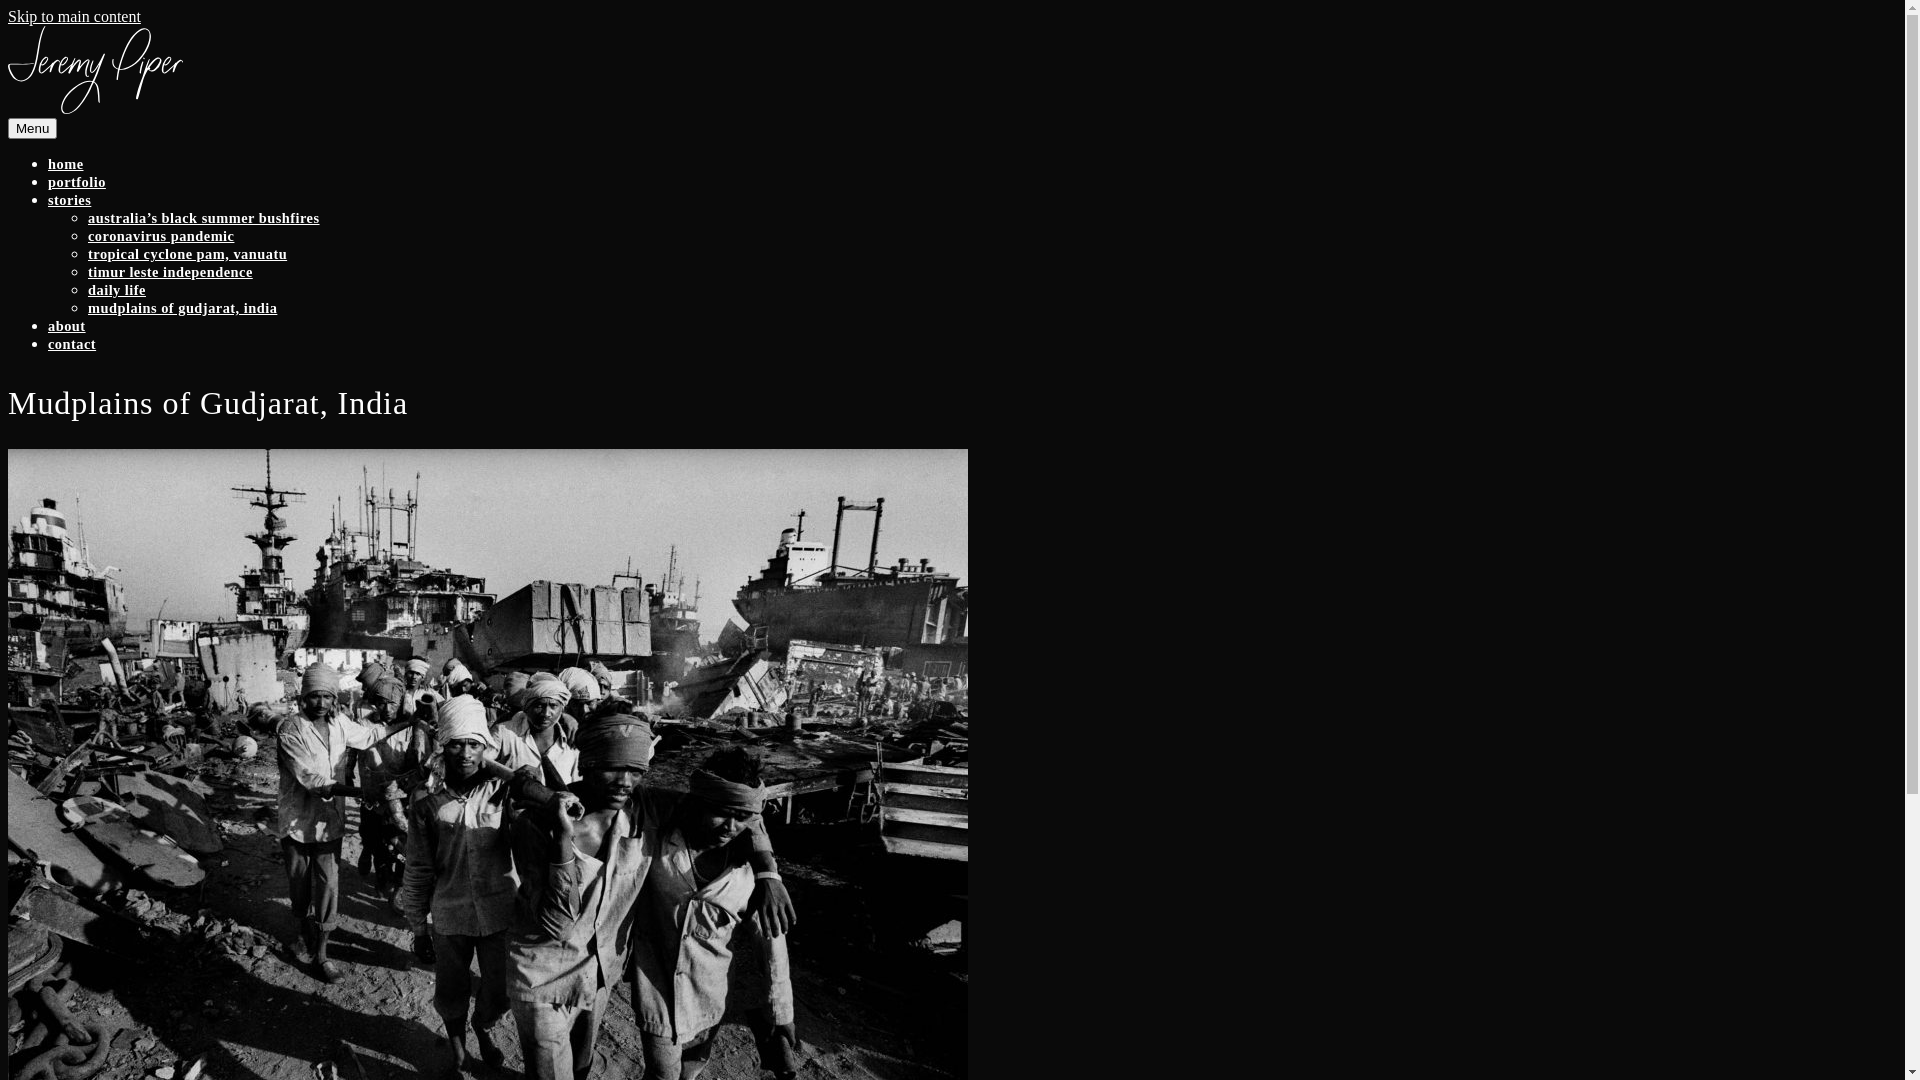 This screenshot has width=1920, height=1080. Describe the element at coordinates (32, 128) in the screenshot. I see `'Menu'` at that location.